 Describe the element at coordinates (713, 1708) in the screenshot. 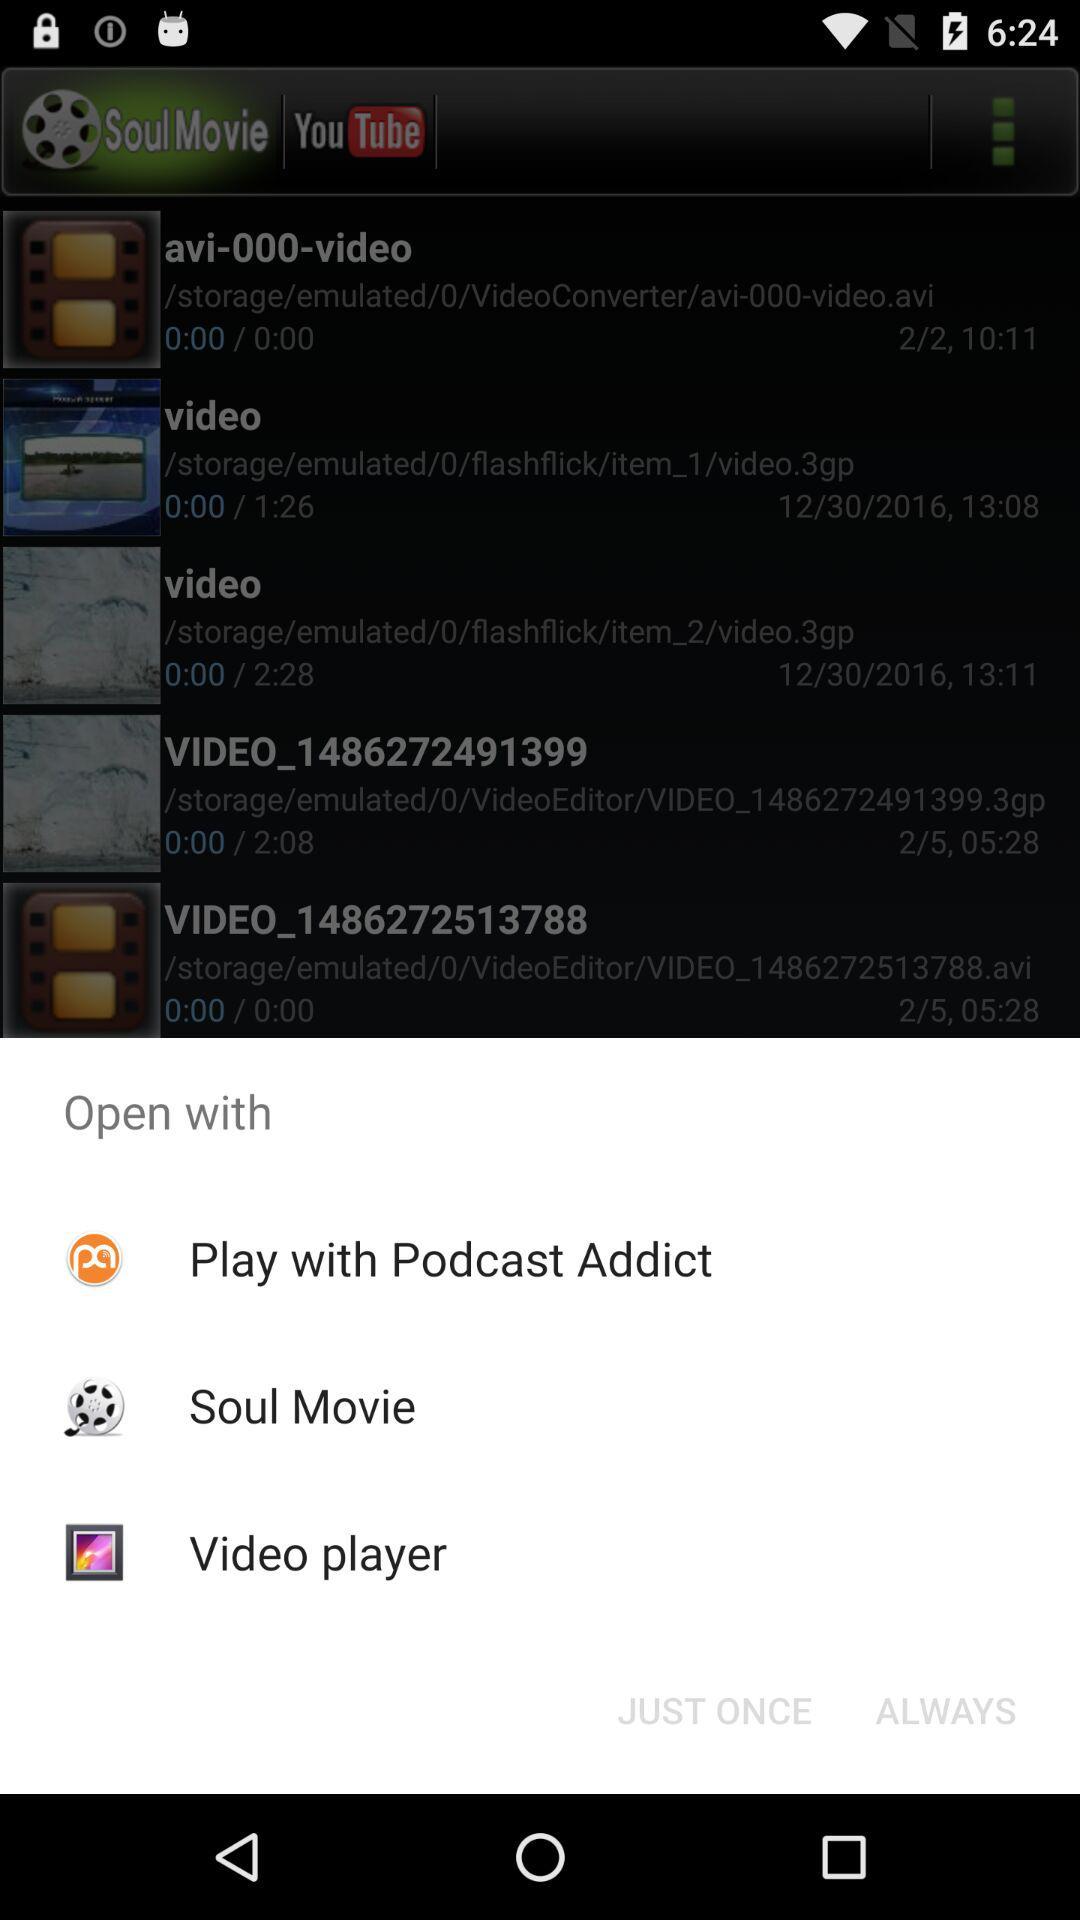

I see `just once at the bottom` at that location.